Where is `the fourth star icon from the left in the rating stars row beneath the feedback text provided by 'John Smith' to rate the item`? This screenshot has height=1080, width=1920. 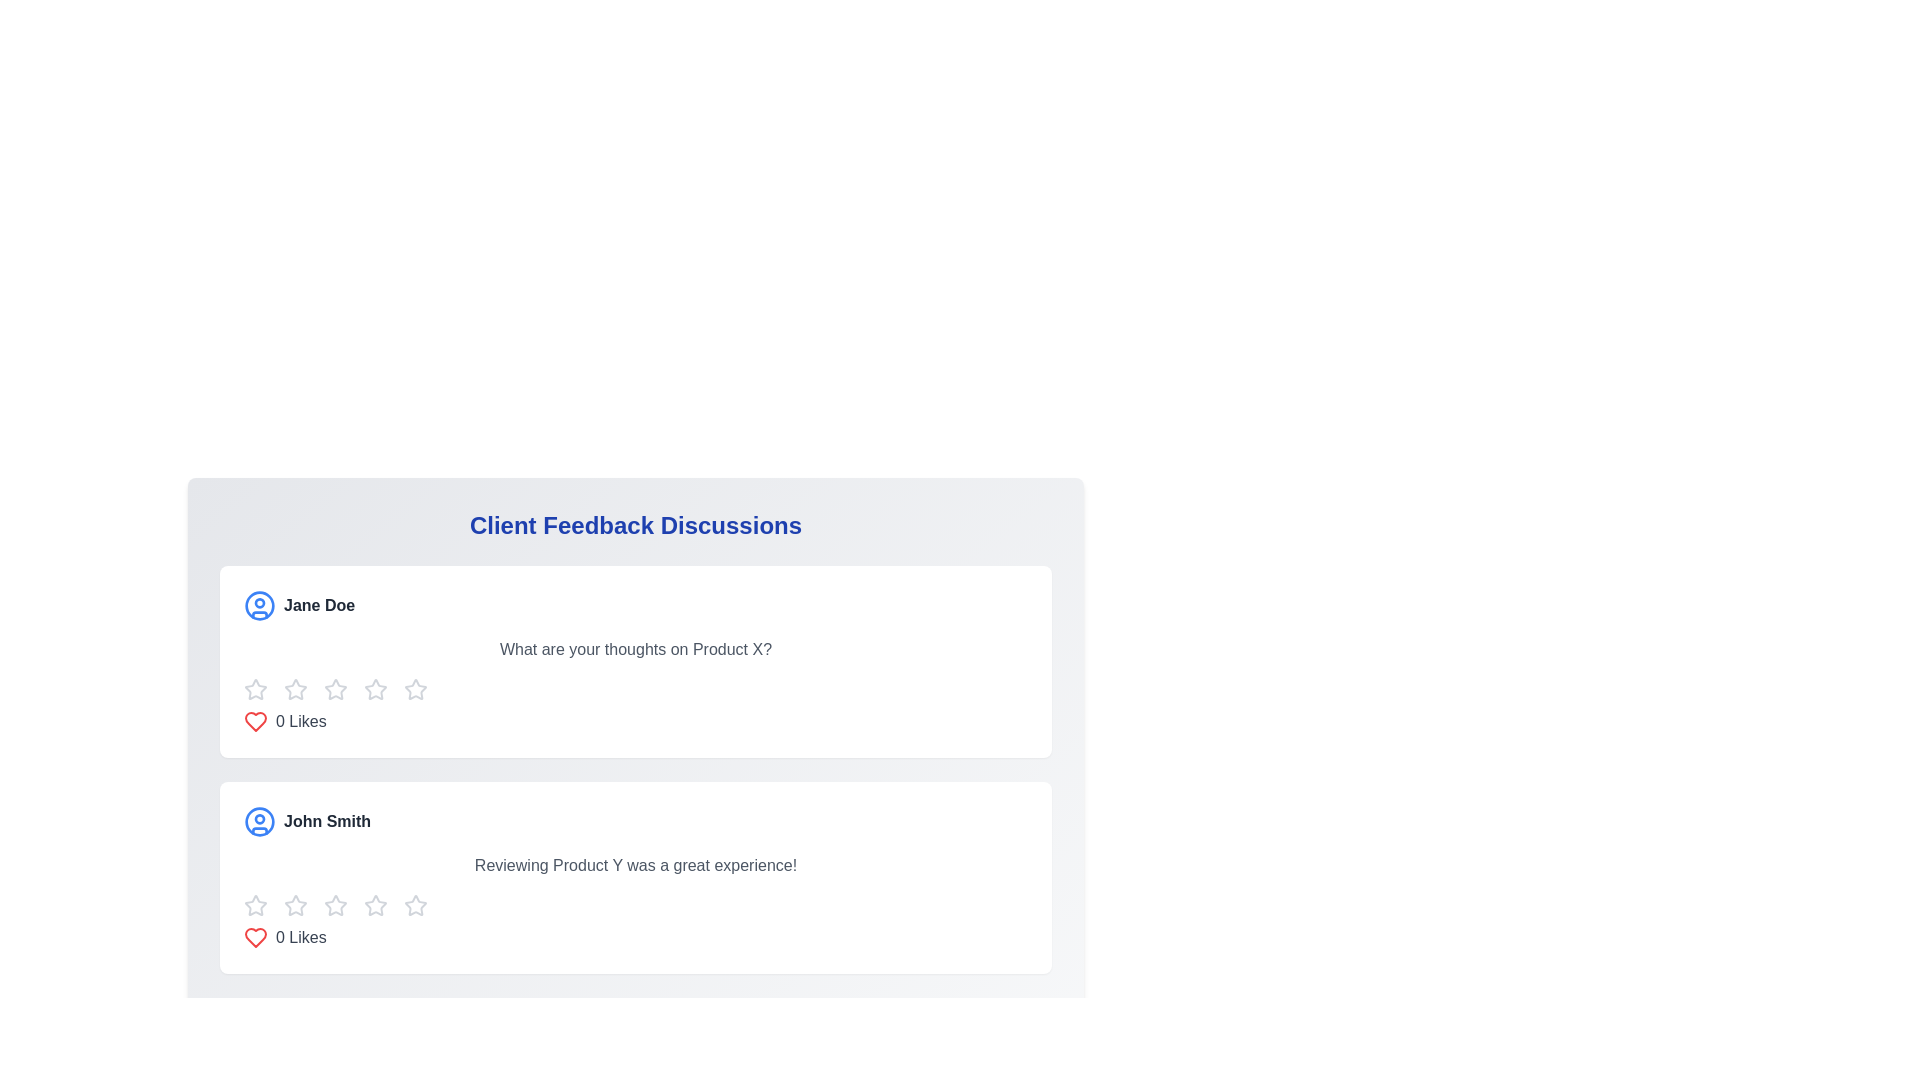 the fourth star icon from the left in the rating stars row beneath the feedback text provided by 'John Smith' to rate the item is located at coordinates (415, 905).